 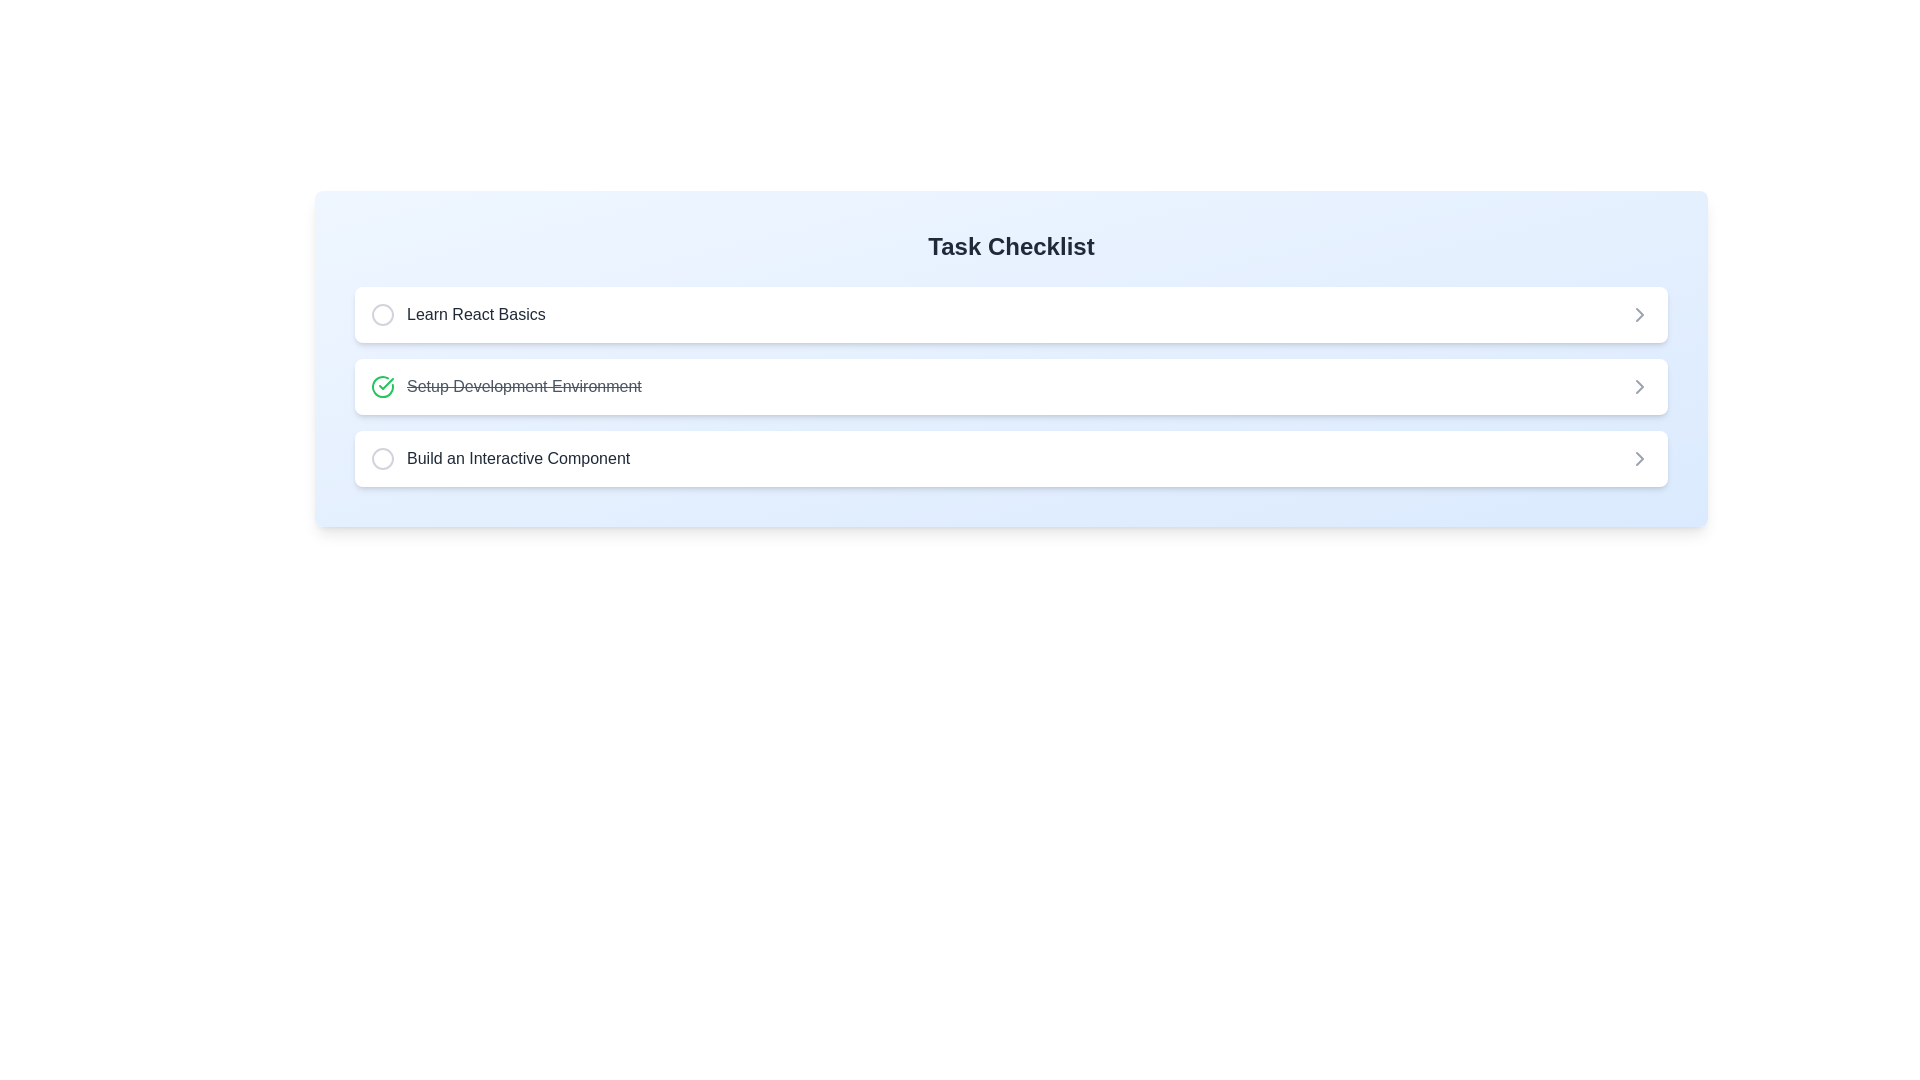 I want to click on the chevron icon located at the far-right side of the third task entry labeled 'Build an Interactive Component', so click(x=1640, y=459).